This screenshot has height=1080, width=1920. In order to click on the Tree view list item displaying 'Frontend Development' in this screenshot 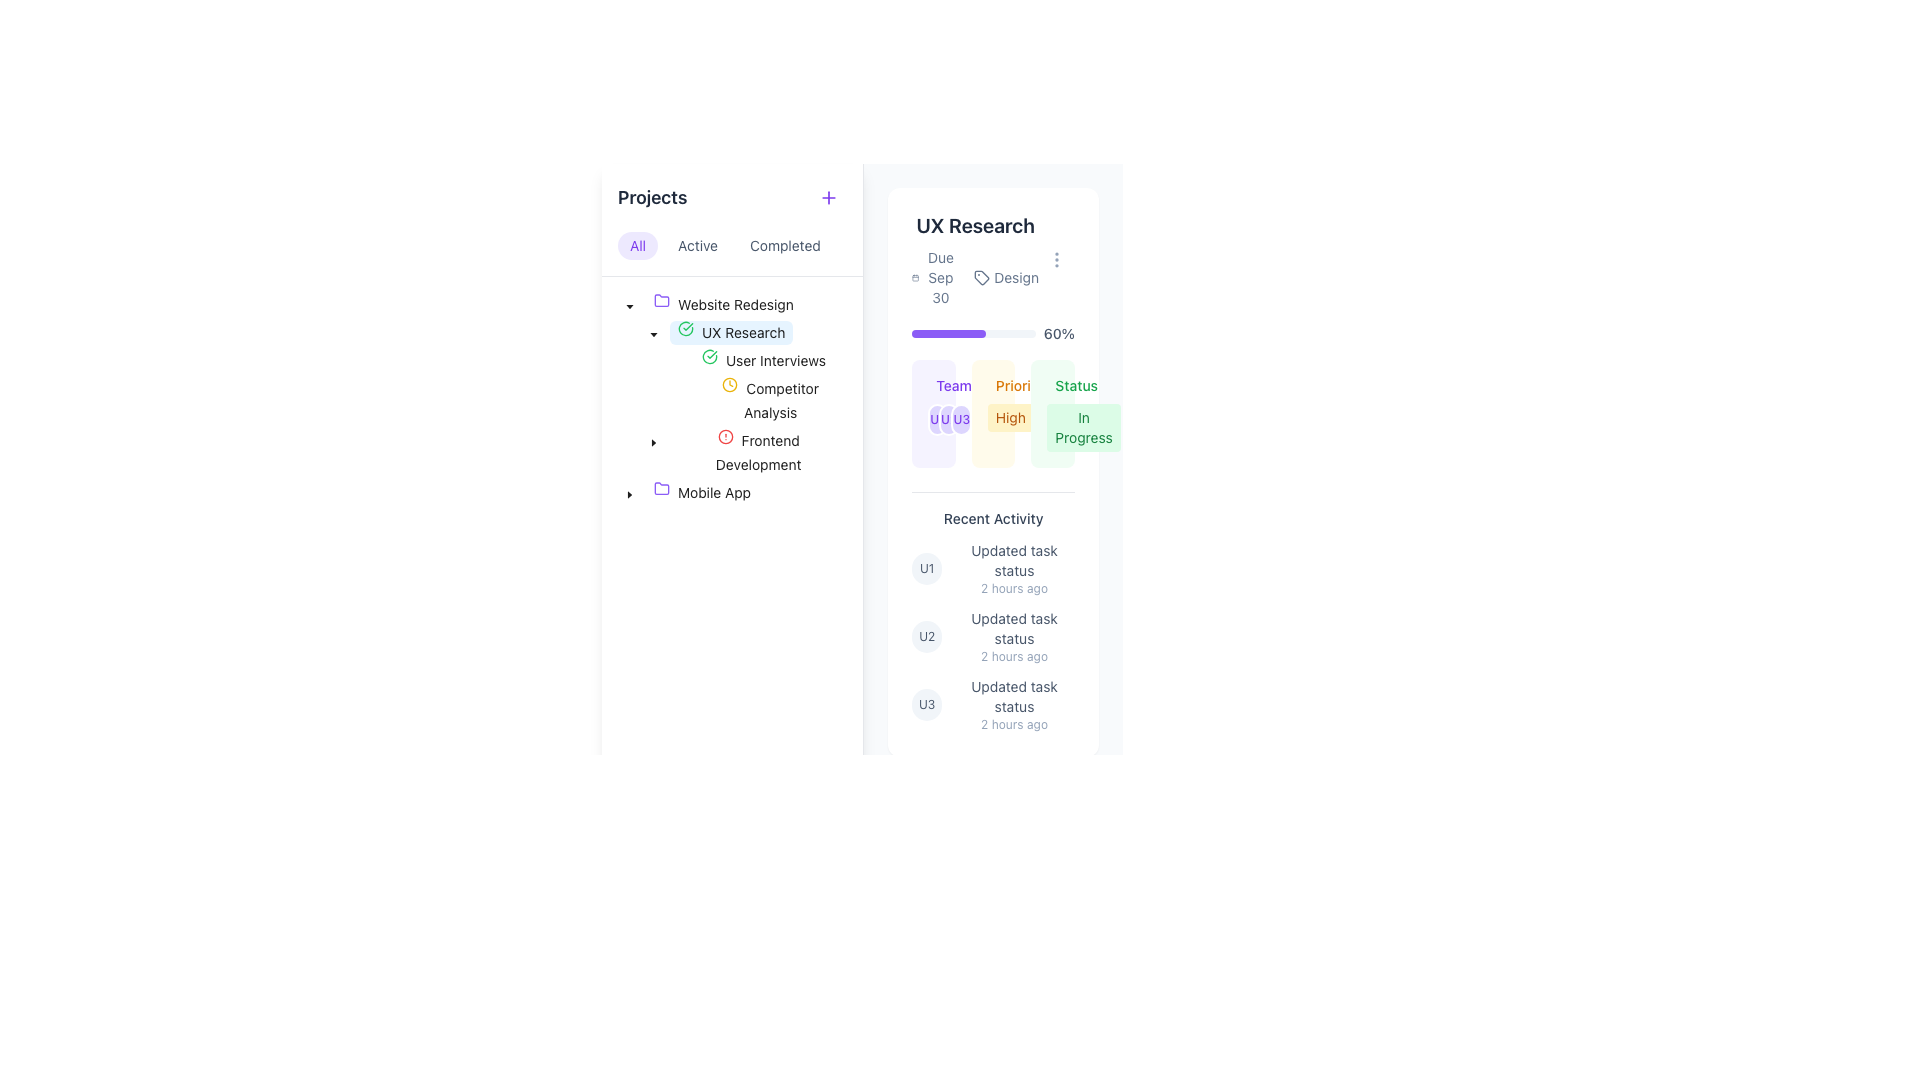, I will do `click(731, 452)`.